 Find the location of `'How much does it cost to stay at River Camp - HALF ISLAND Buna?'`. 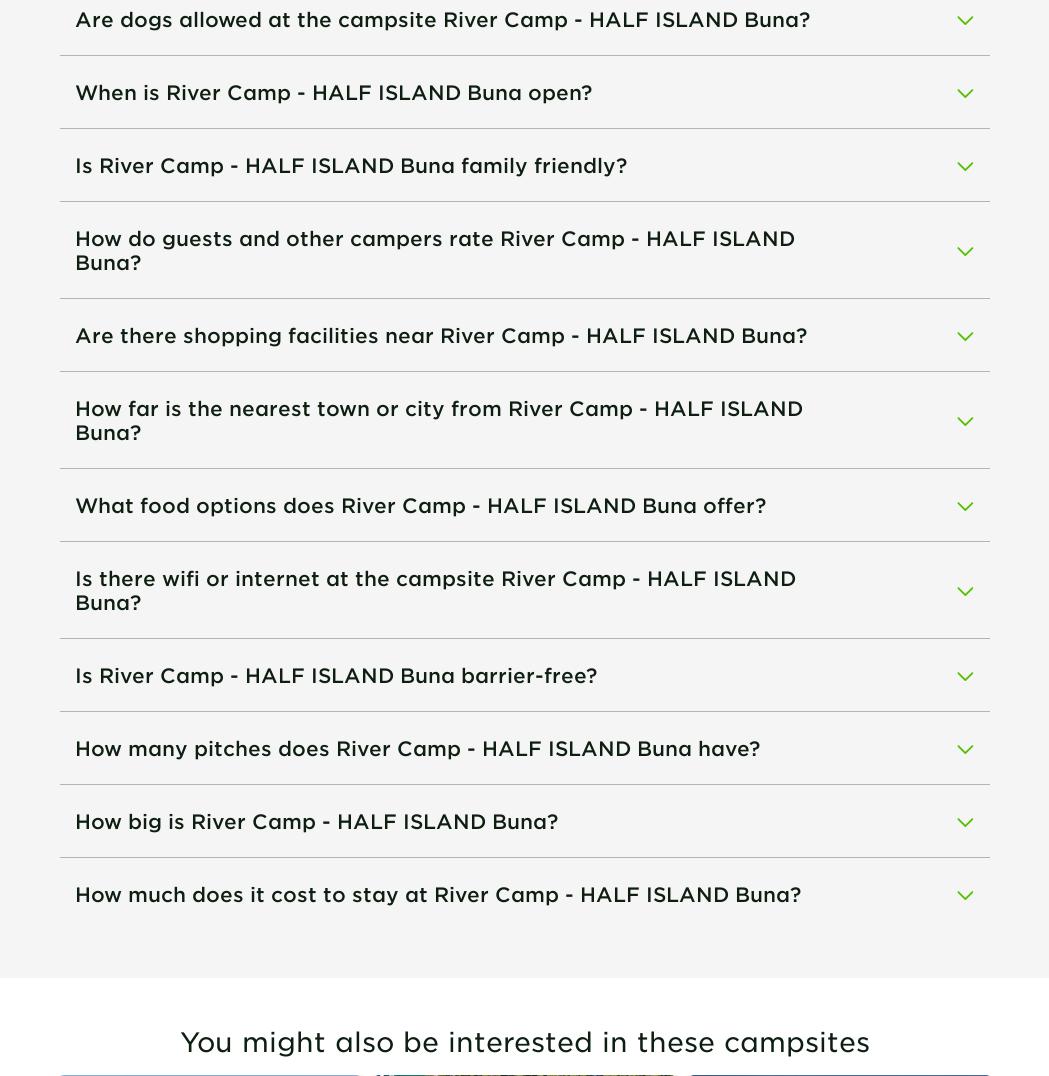

'How much does it cost to stay at River Camp - HALF ISLAND Buna?' is located at coordinates (436, 894).